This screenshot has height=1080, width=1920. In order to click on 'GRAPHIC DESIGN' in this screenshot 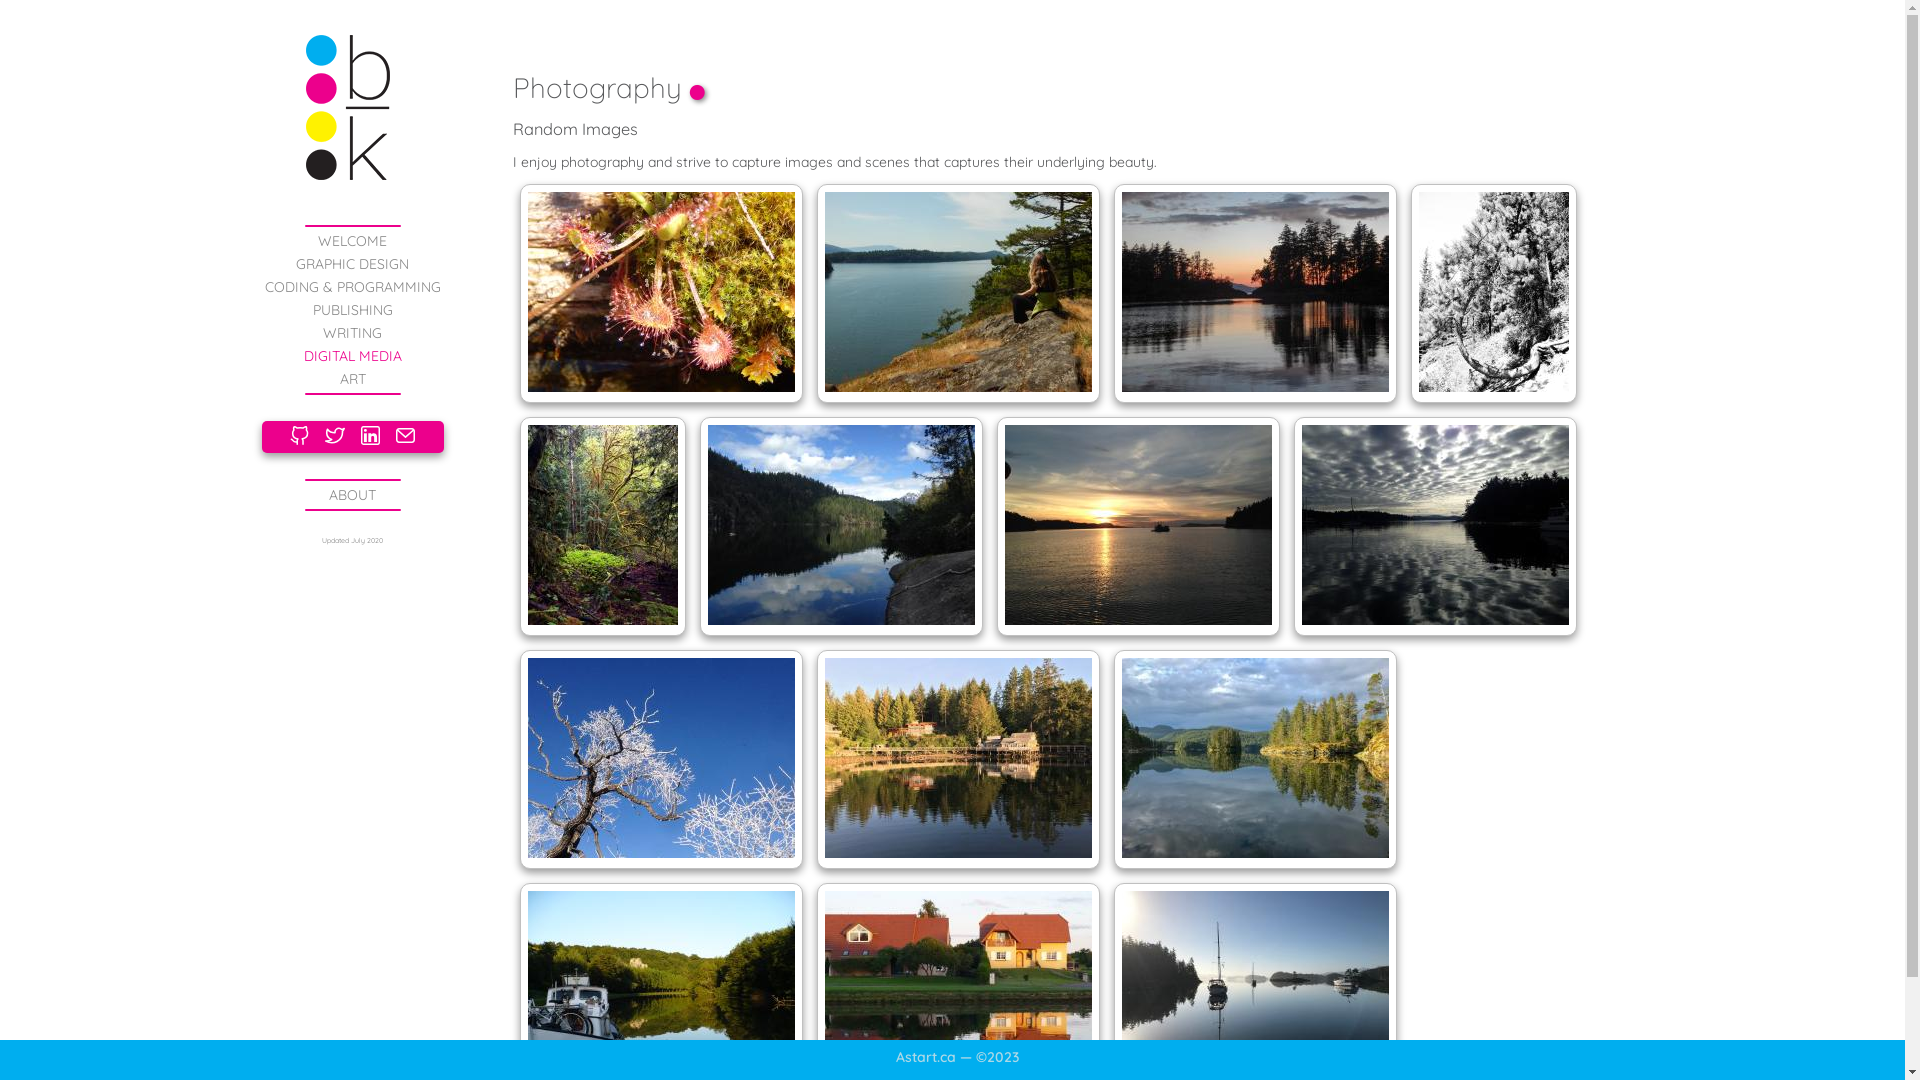, I will do `click(295, 262)`.